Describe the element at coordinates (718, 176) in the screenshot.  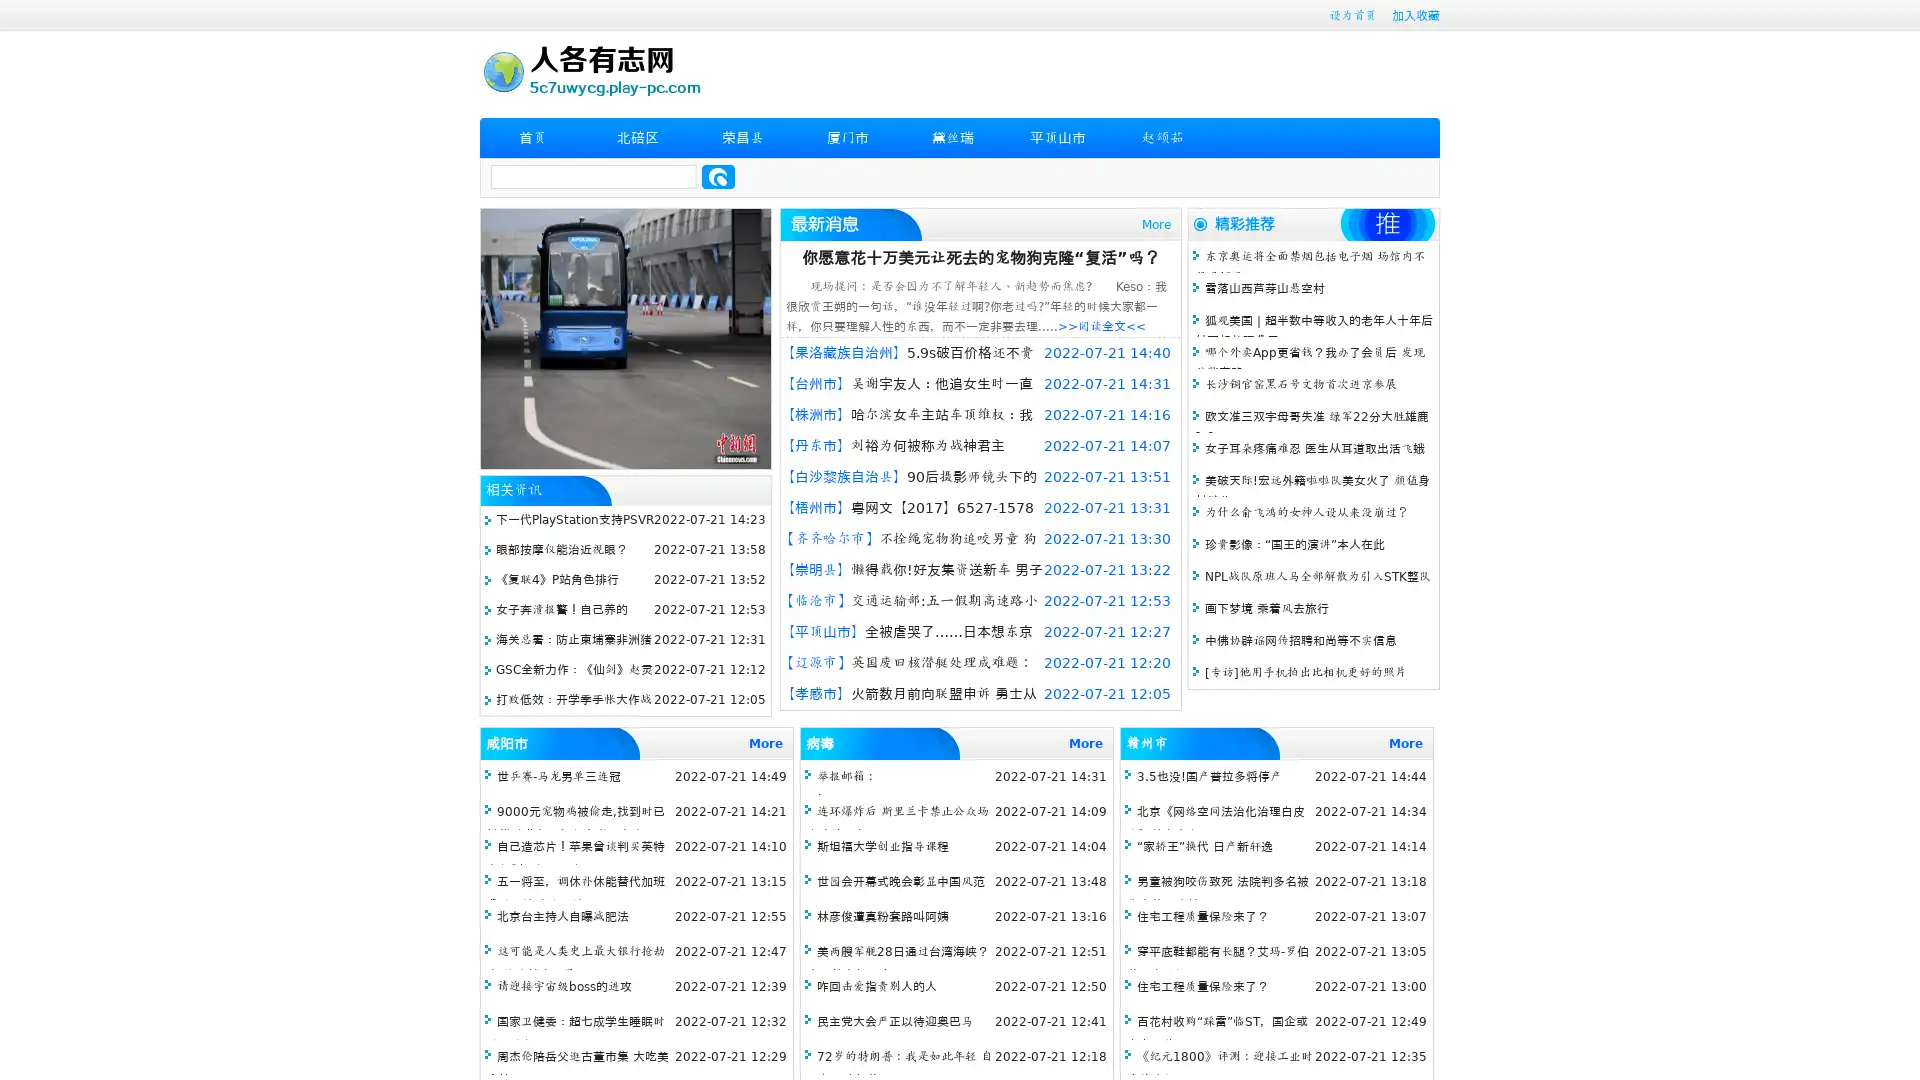
I see `Search` at that location.